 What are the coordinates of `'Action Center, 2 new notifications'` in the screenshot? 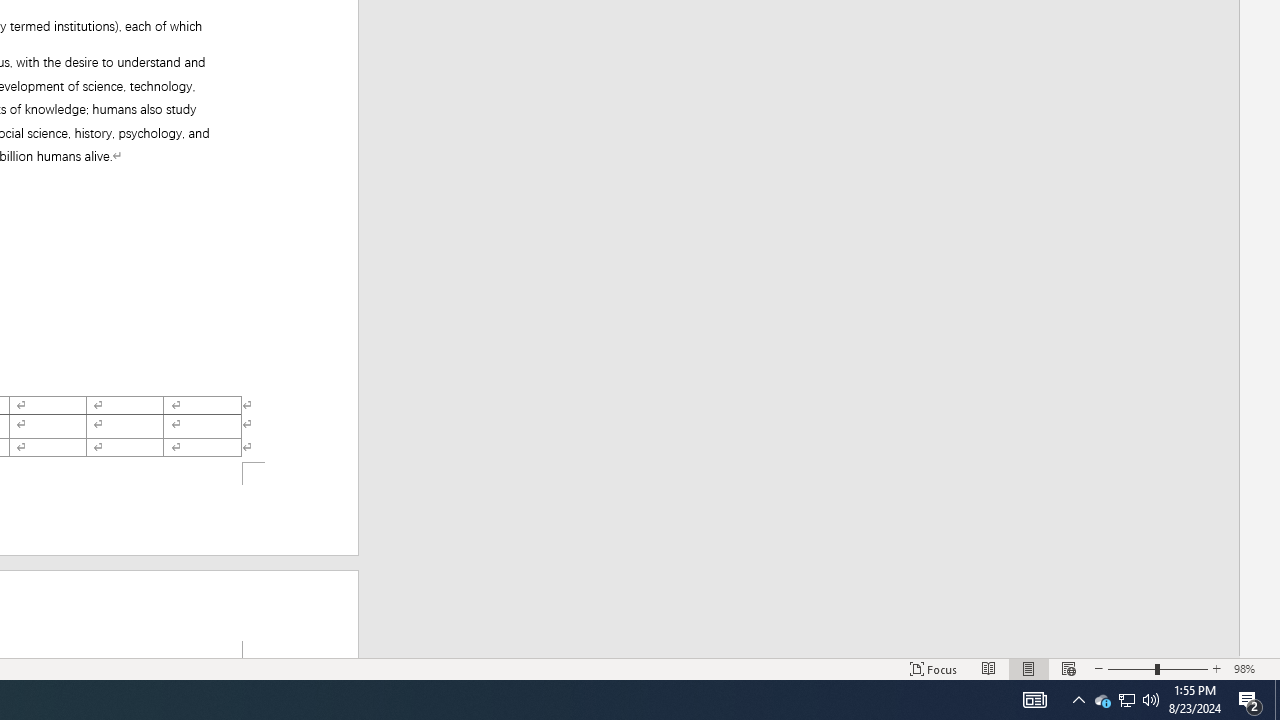 It's located at (1276, 698).